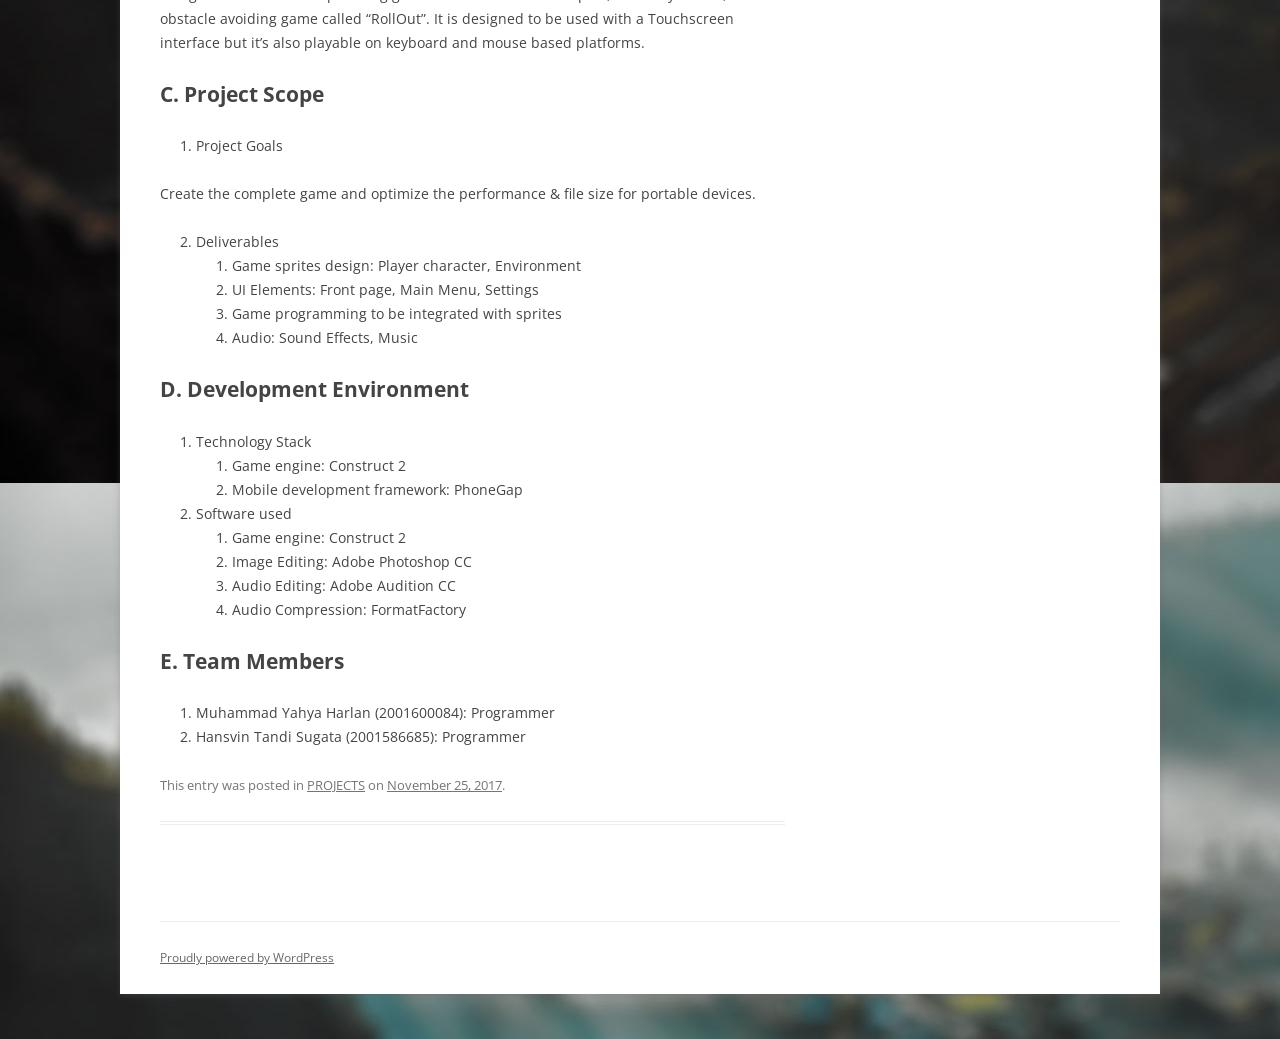 This screenshot has width=1280, height=1039. Describe the element at coordinates (233, 783) in the screenshot. I see `'This entry was posted in'` at that location.